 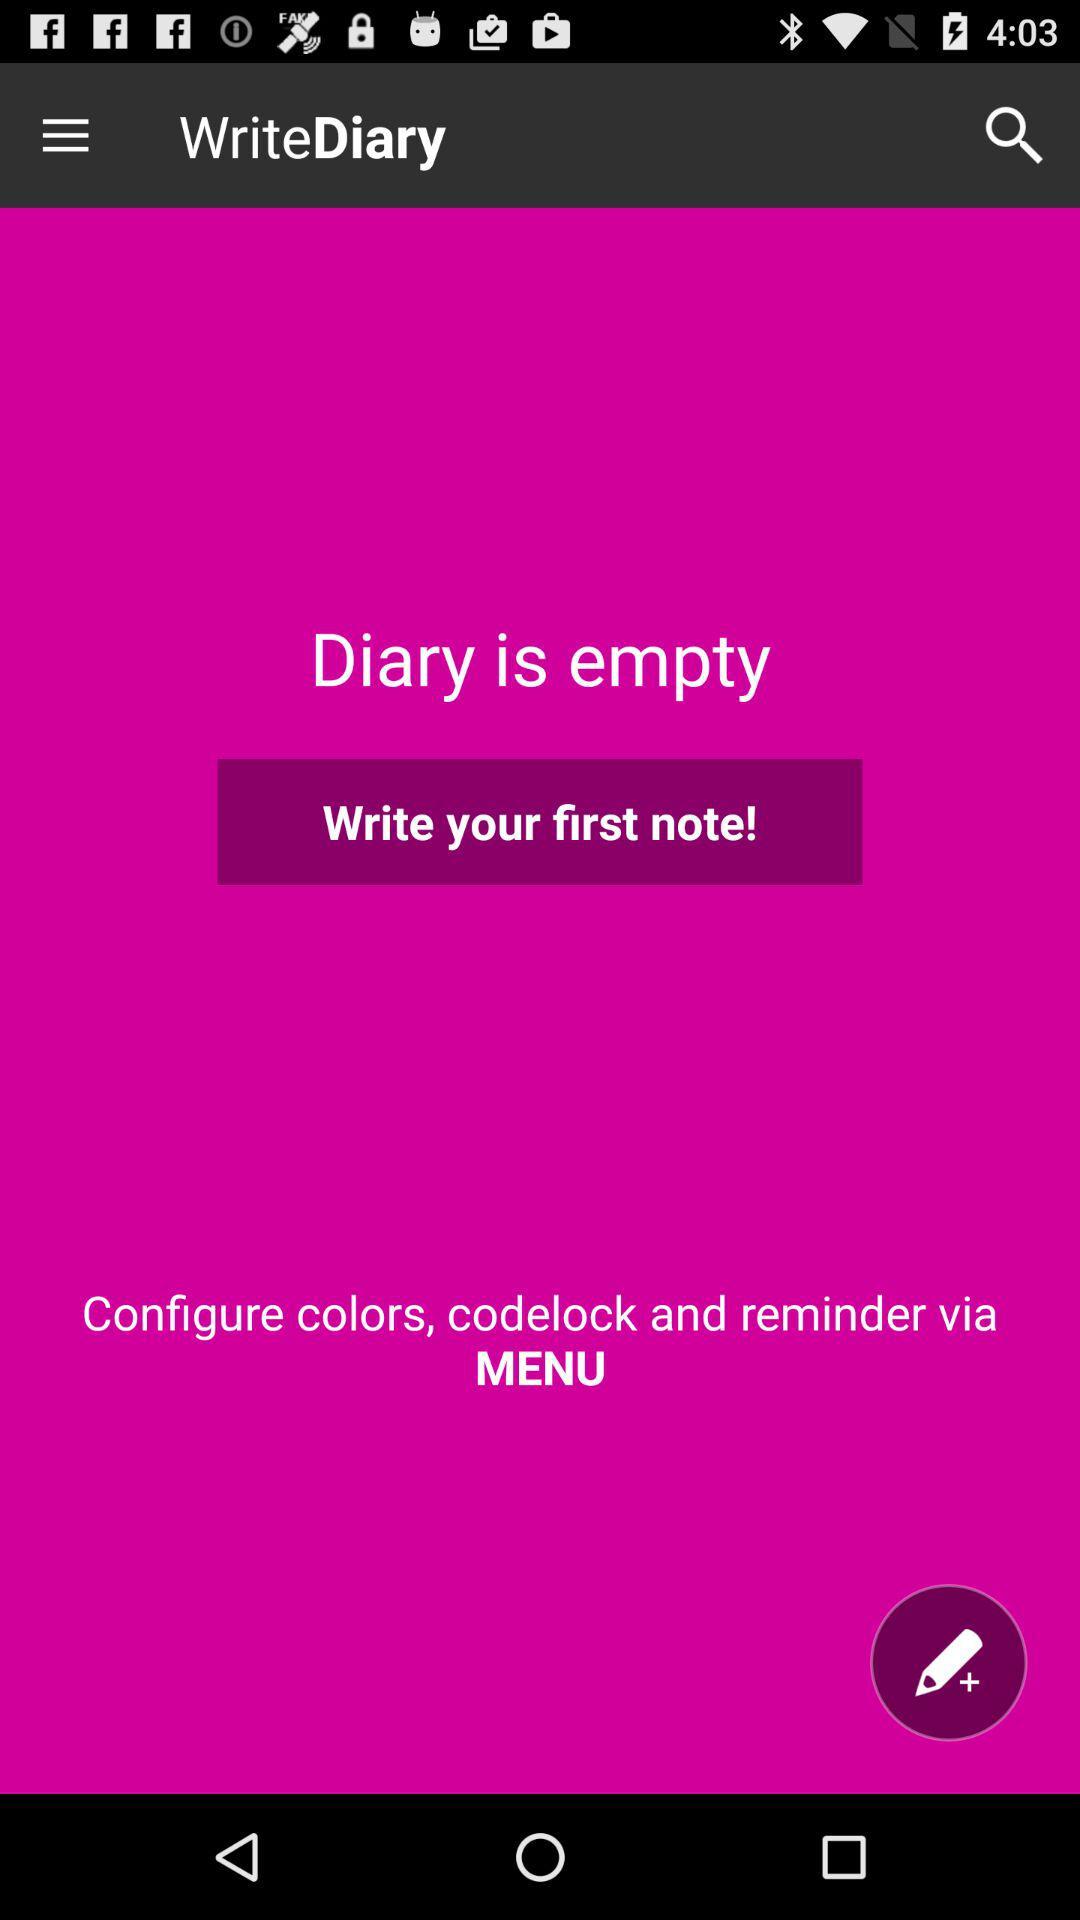 What do you see at coordinates (77, 143) in the screenshot?
I see `the menu icon` at bounding box center [77, 143].